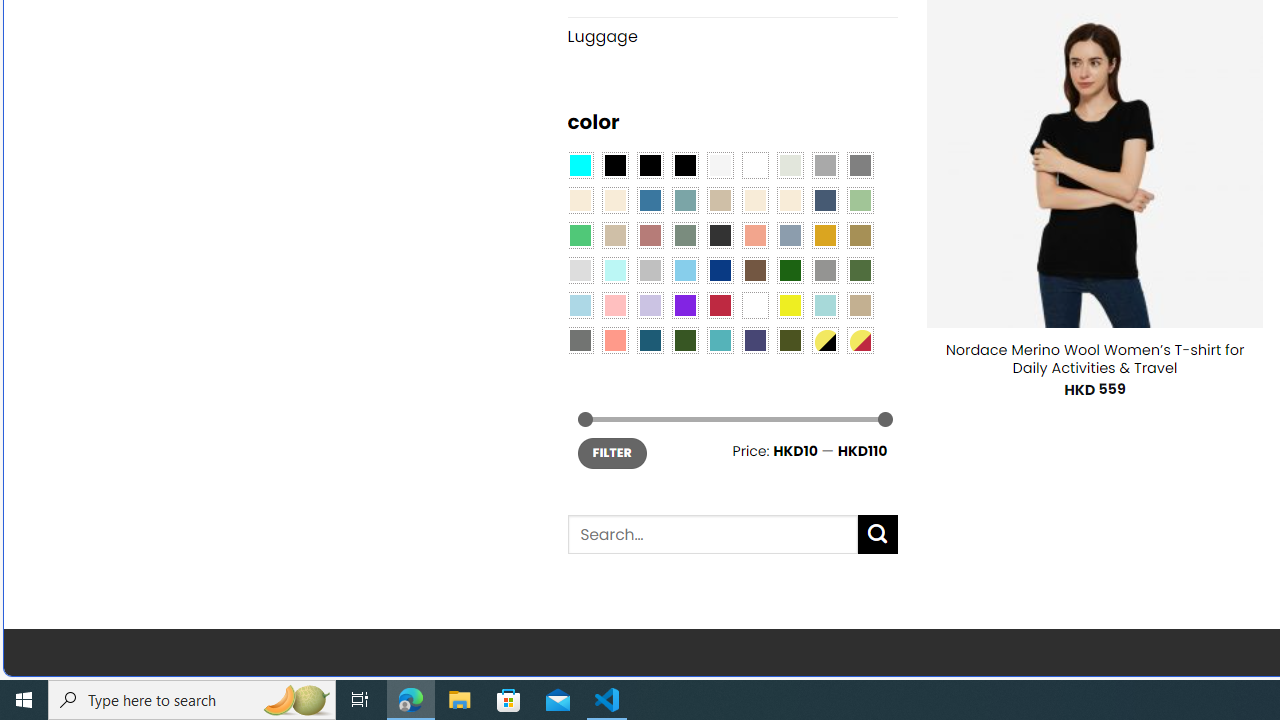 The height and width of the screenshot is (720, 1280). Describe the element at coordinates (650, 163) in the screenshot. I see `'Black'` at that location.